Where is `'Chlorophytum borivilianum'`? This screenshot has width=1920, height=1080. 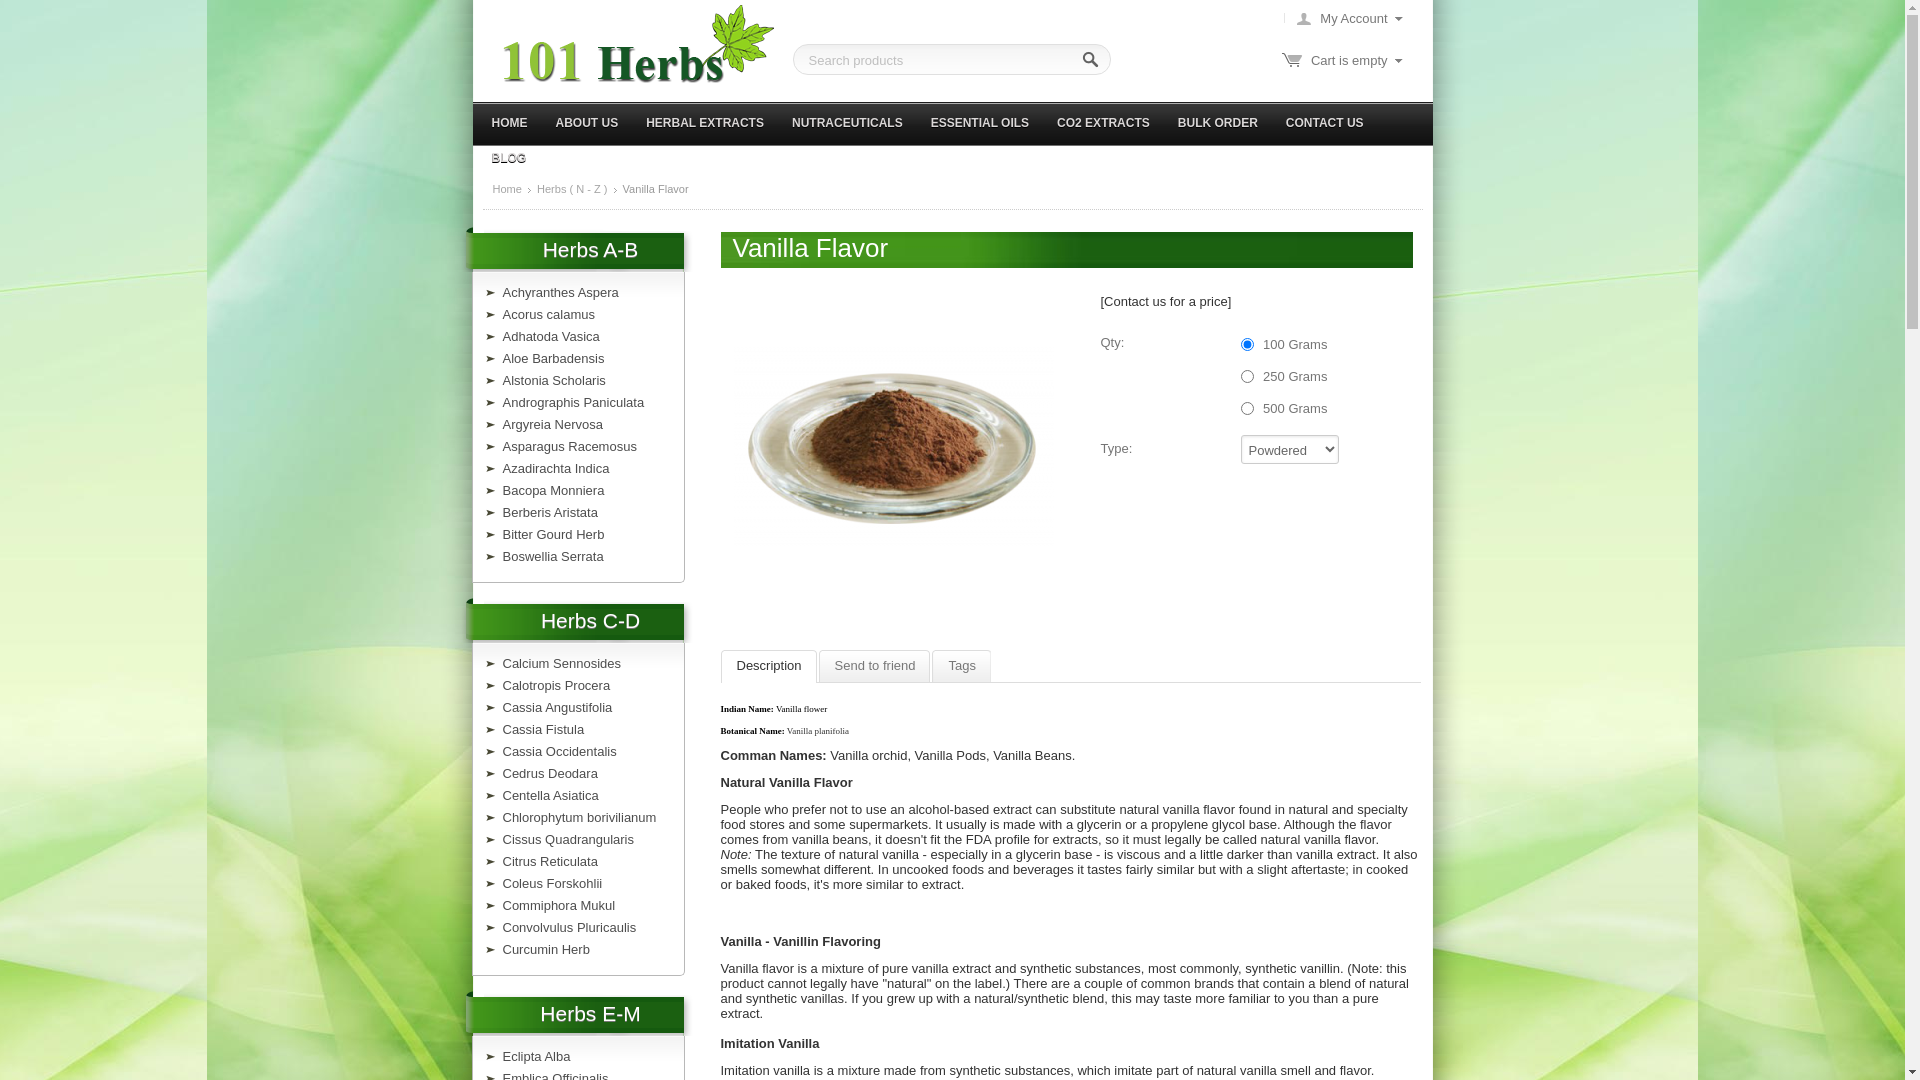 'Chlorophytum borivilianum' is located at coordinates (578, 817).